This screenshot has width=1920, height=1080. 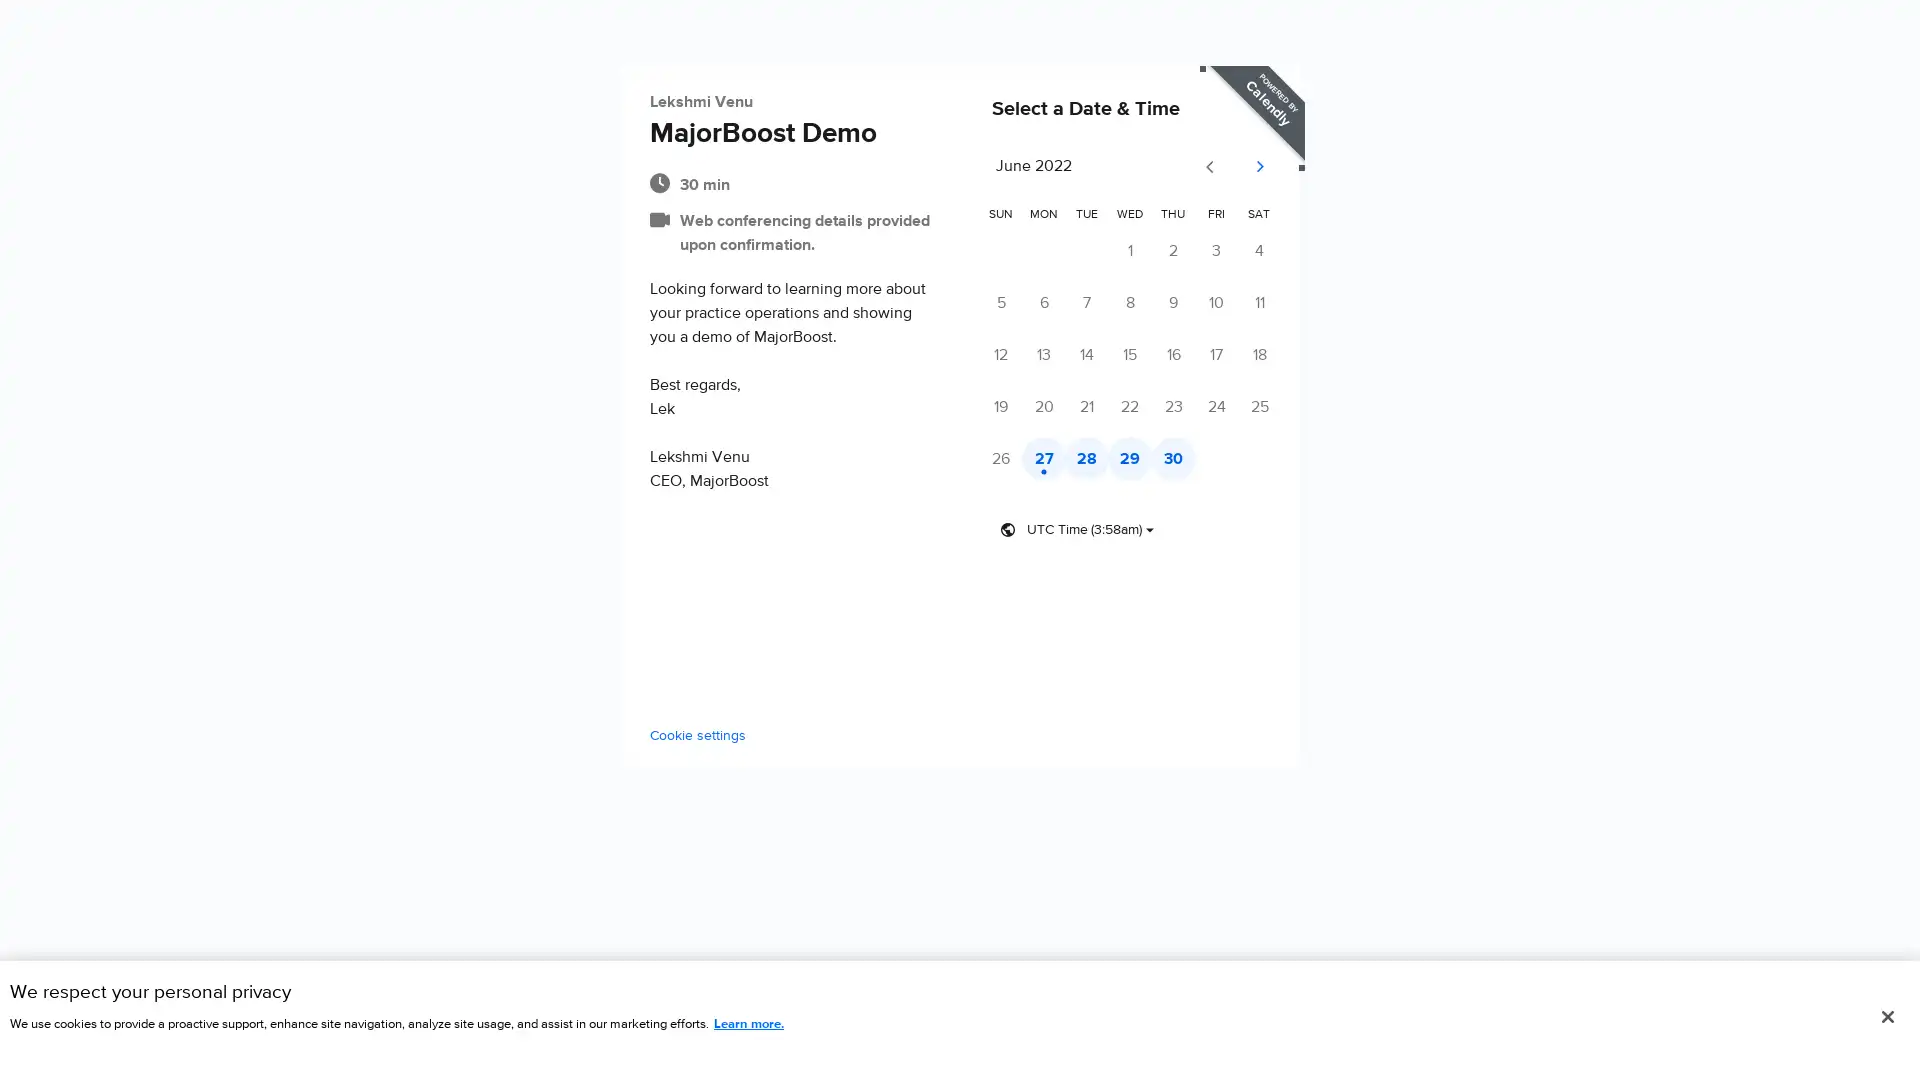 What do you see at coordinates (1267, 167) in the screenshot?
I see `Go to previous month` at bounding box center [1267, 167].